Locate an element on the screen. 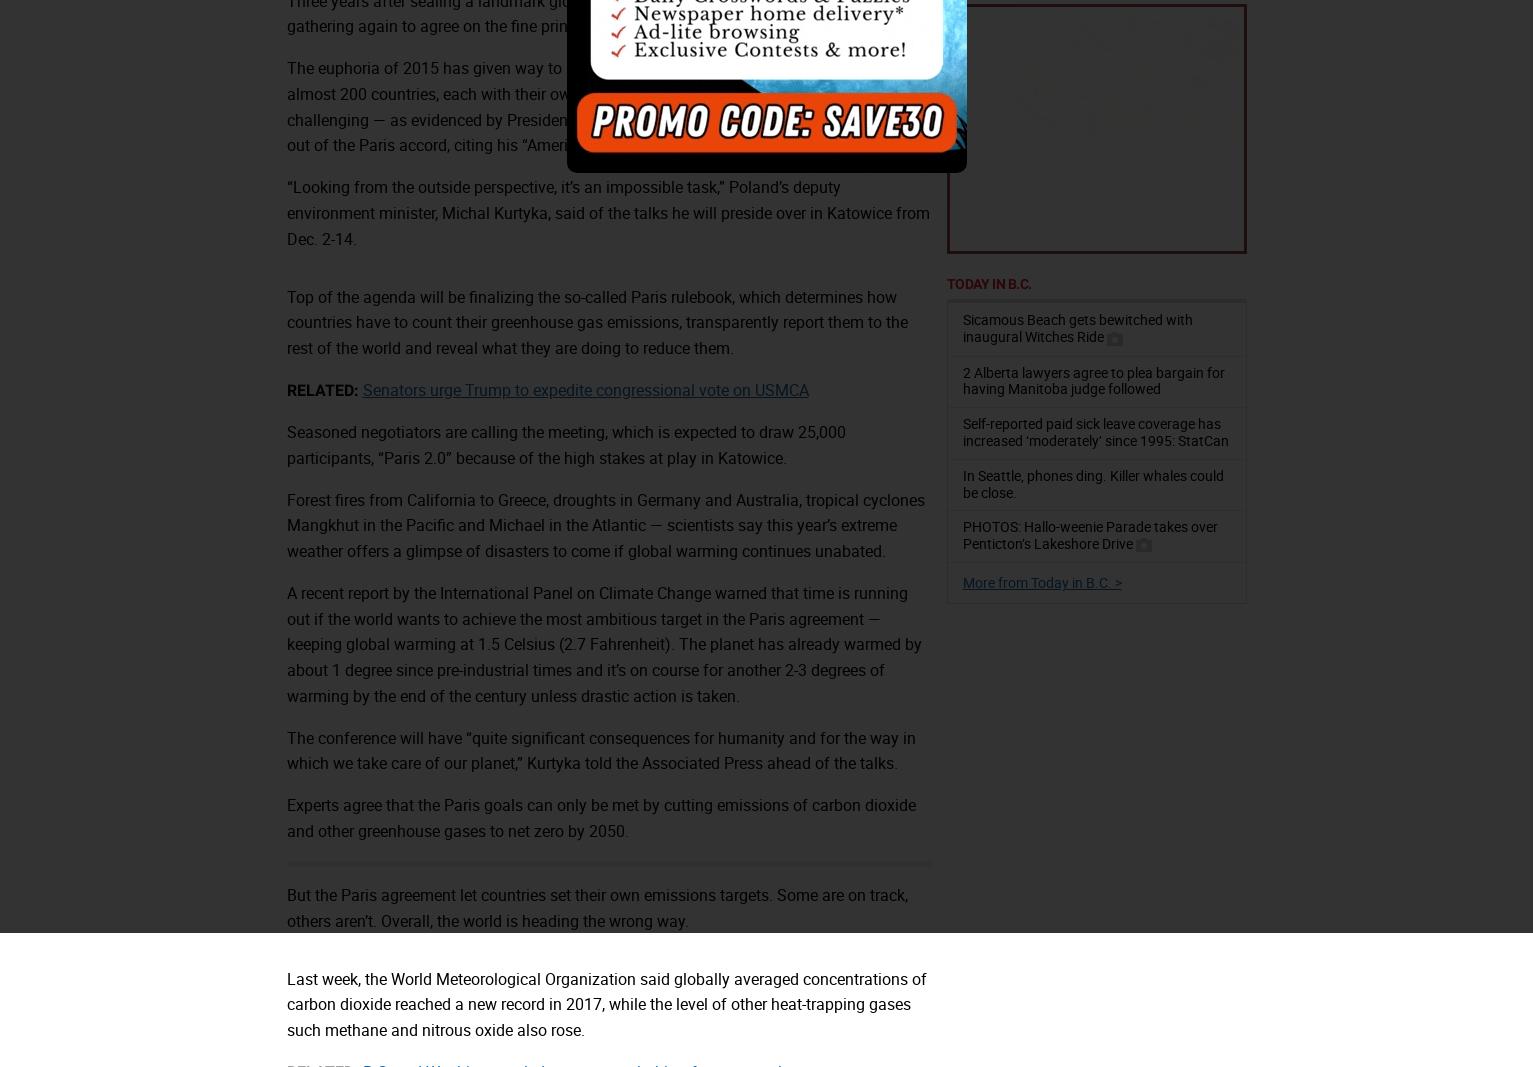  '2 Alberta lawyers agree to plea bargain for having Manitoba judge followed' is located at coordinates (1092, 378).